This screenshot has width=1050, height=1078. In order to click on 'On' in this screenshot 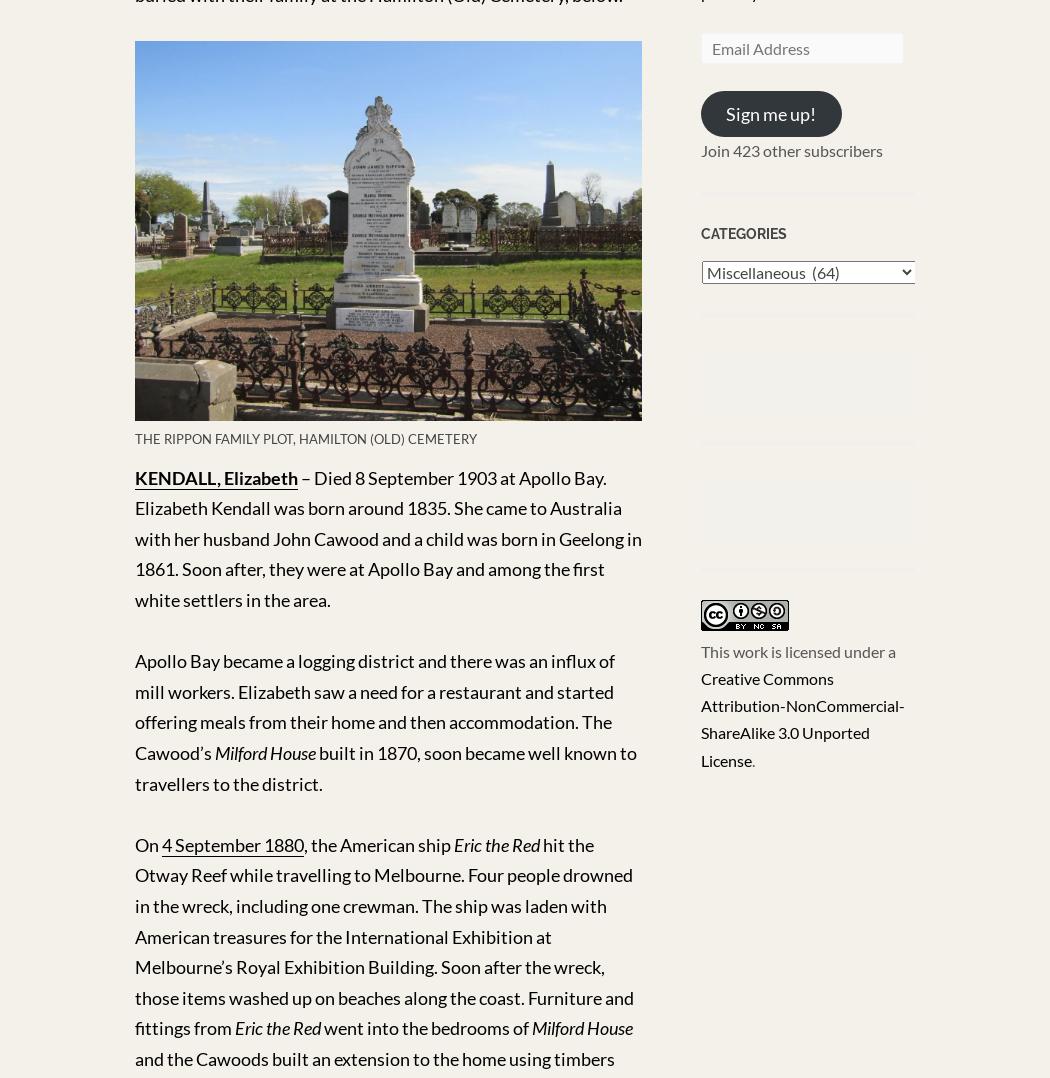, I will do `click(147, 843)`.